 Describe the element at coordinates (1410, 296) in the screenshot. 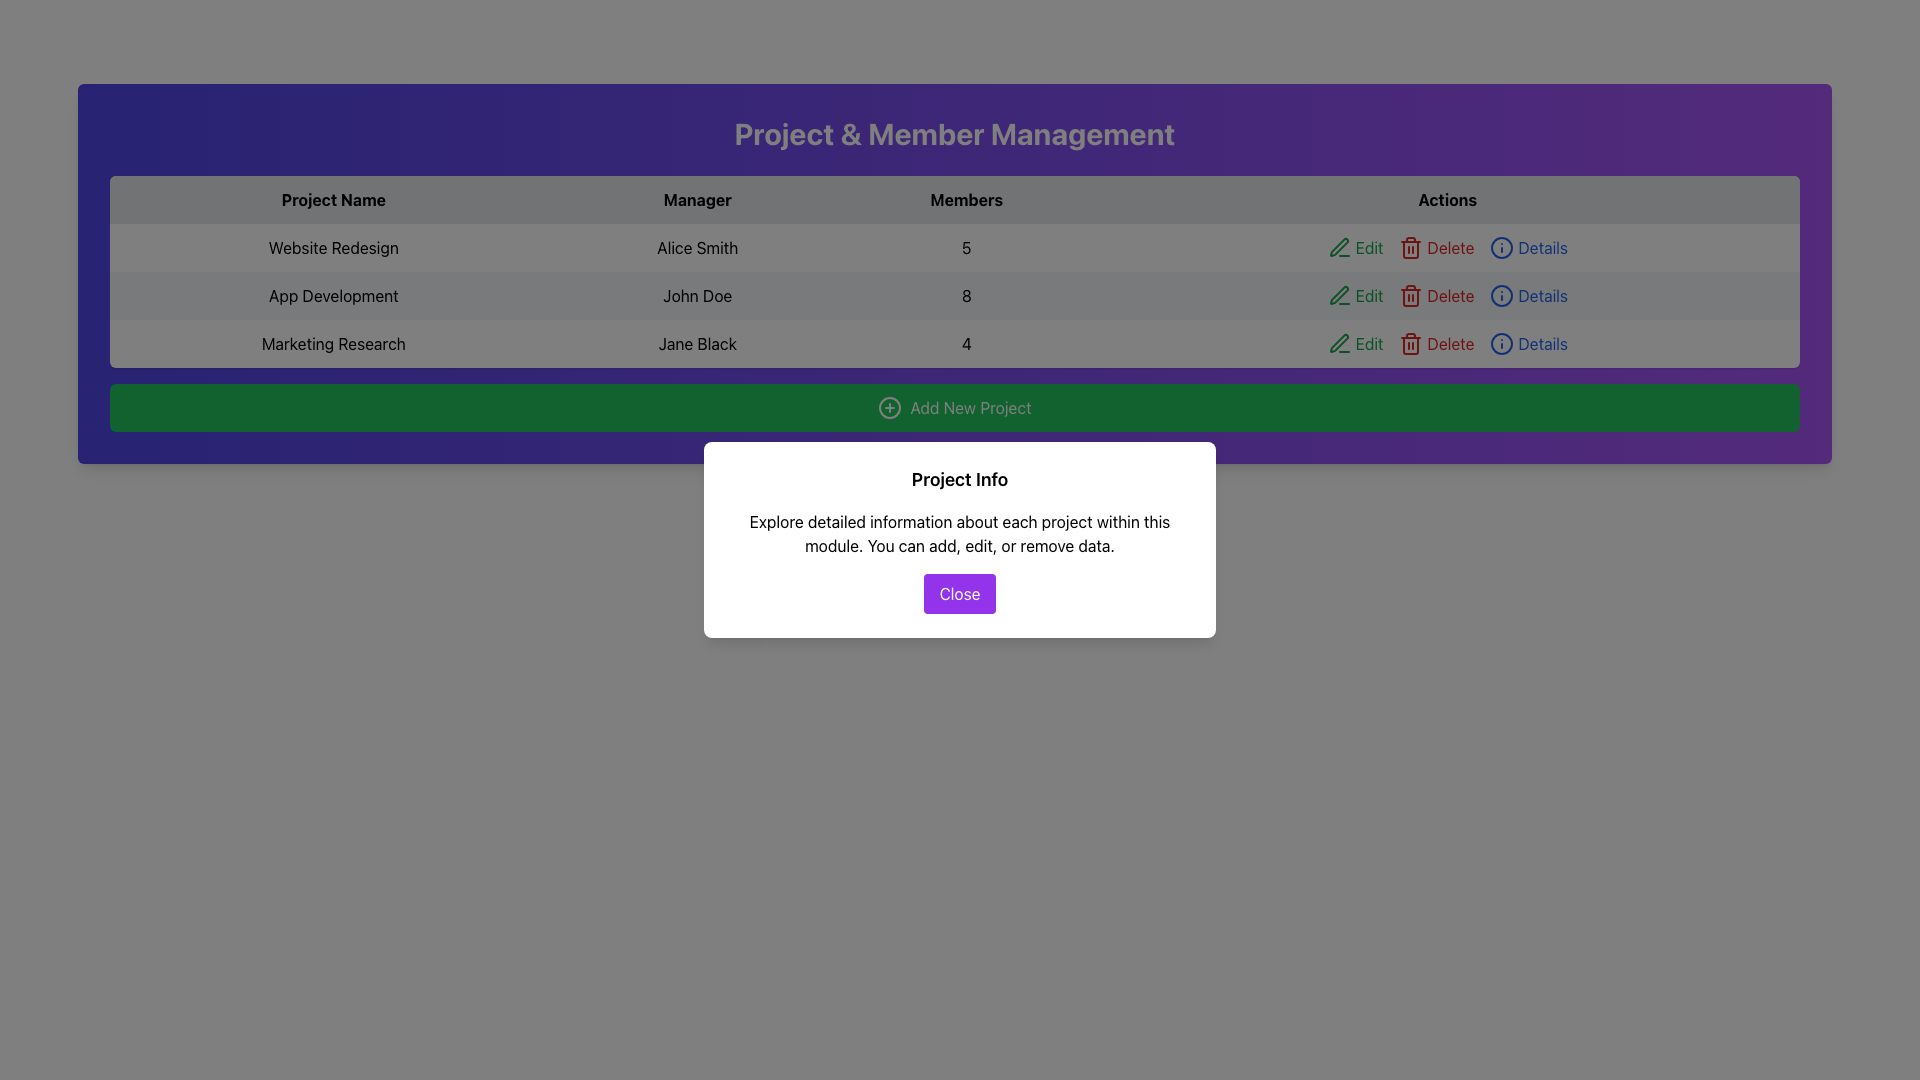

I see `the red-colored trash icon located in the 'Actions' column next to the 'Delete' text for the project 'App Development'` at that location.